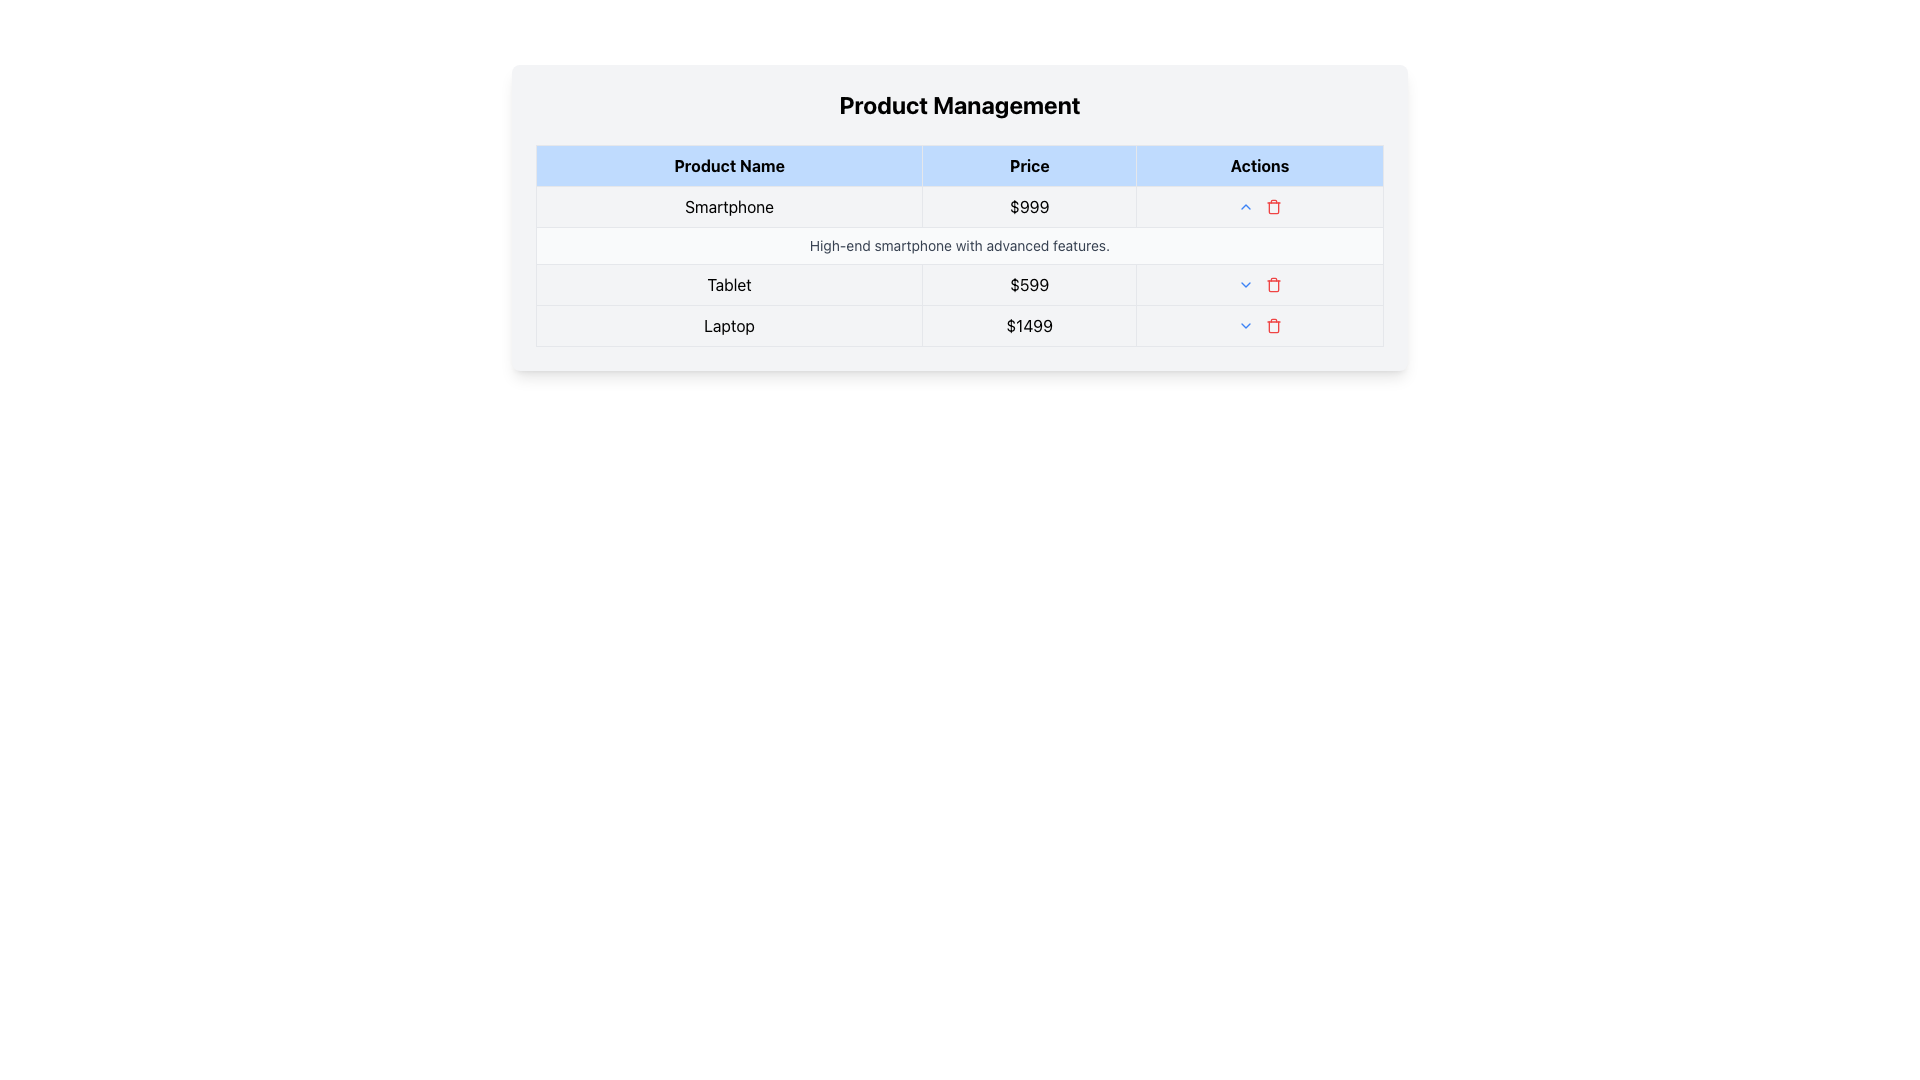  I want to click on the delete icon button located in the 'Actions' column of the last row in the table, following the blue arrow icon for the item labeled 'Laptop', so click(1272, 325).